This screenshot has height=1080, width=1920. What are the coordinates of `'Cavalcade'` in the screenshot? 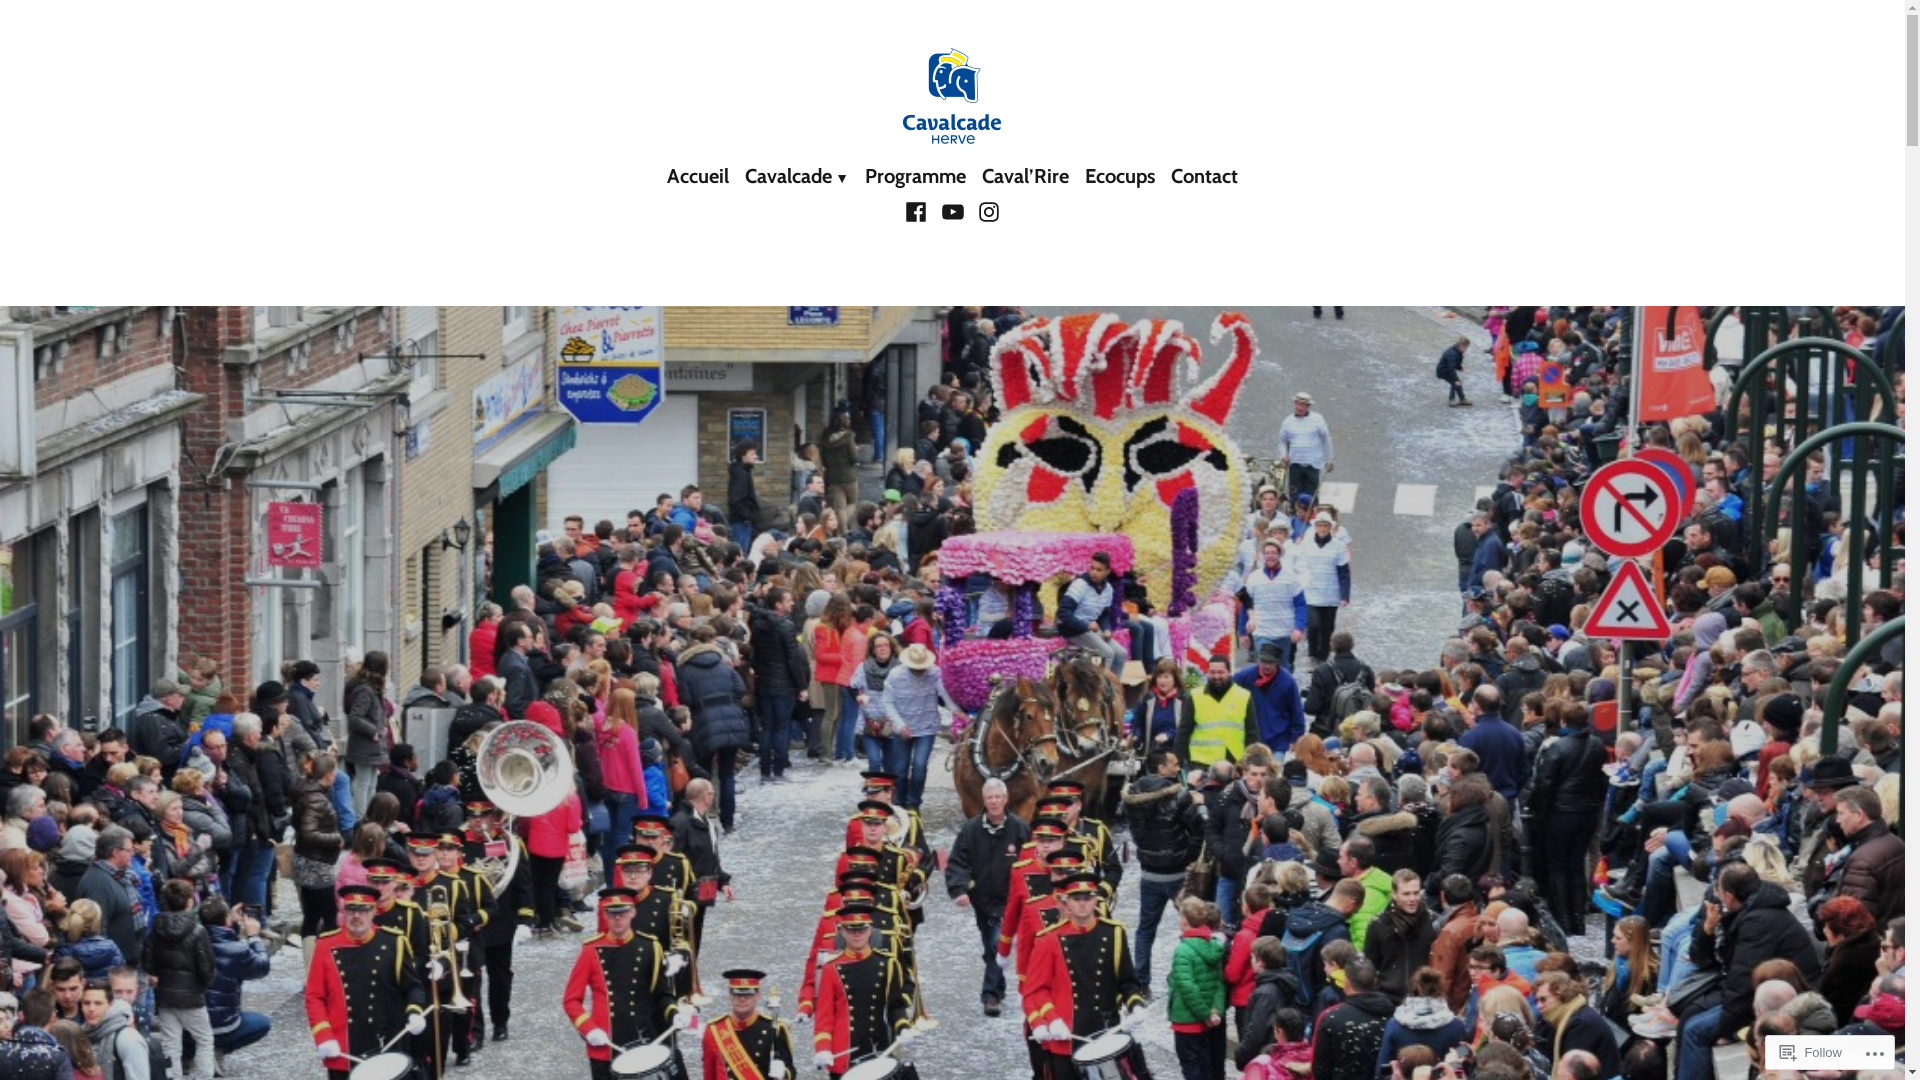 It's located at (795, 176).